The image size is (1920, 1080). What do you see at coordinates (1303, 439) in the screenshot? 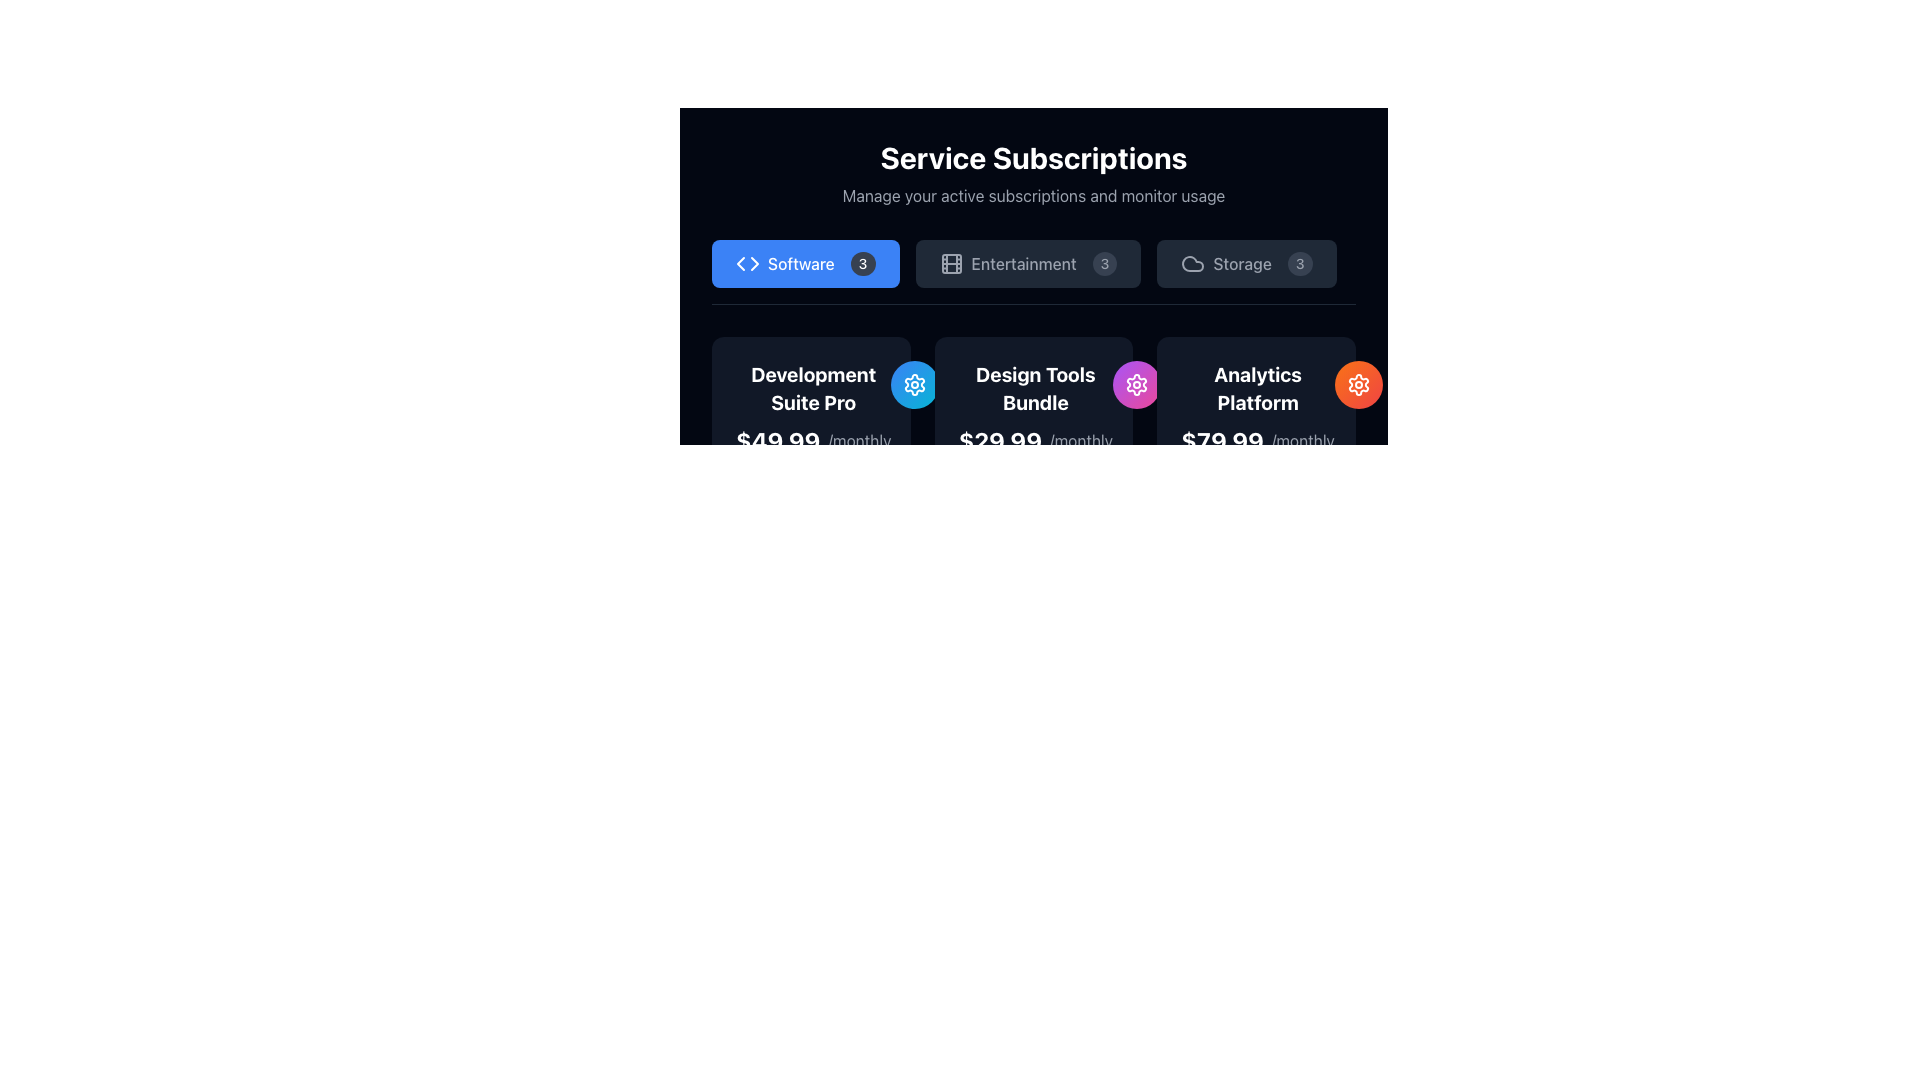
I see `the label that provides supplementary information about the monthly pricing interval for the 'Analytics Platform' subscription, positioned to the right of the price text ('$79.99')` at bounding box center [1303, 439].